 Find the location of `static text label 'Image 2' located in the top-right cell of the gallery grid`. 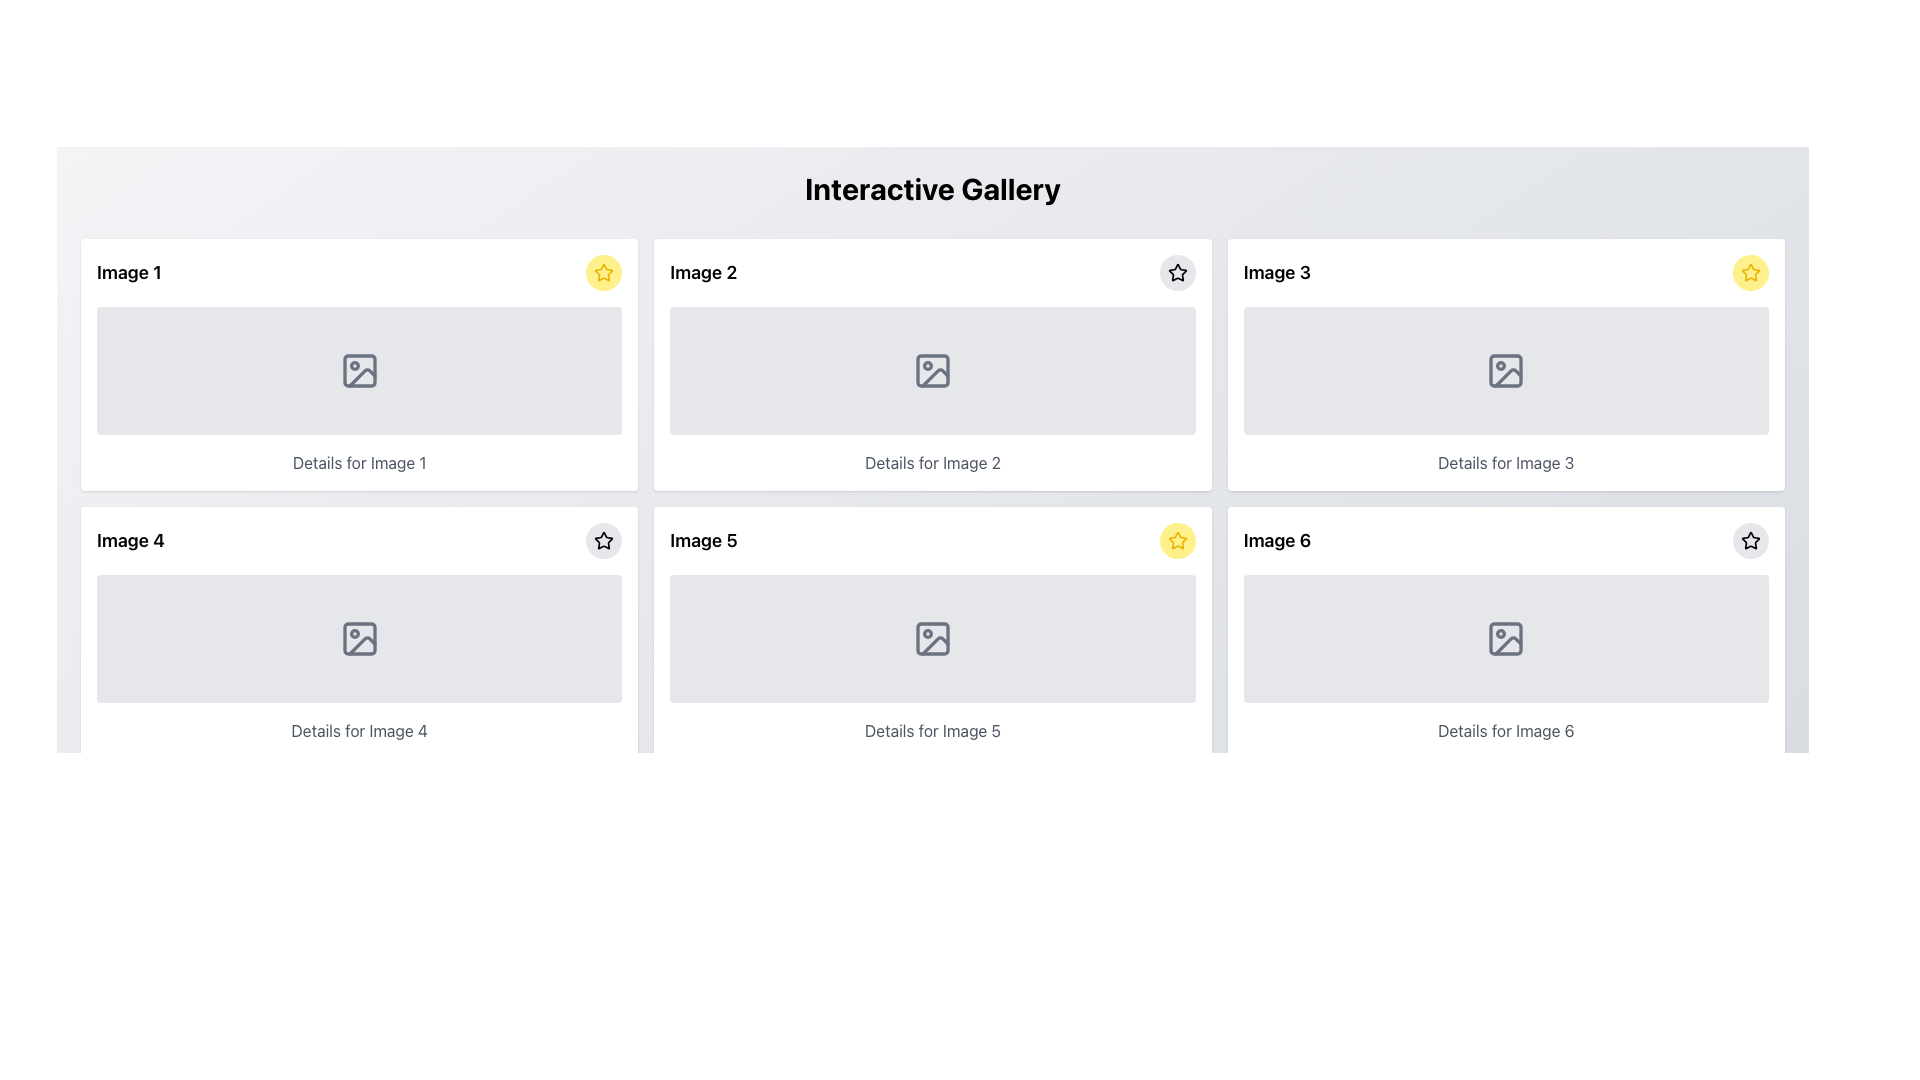

static text label 'Image 2' located in the top-right cell of the gallery grid is located at coordinates (703, 273).